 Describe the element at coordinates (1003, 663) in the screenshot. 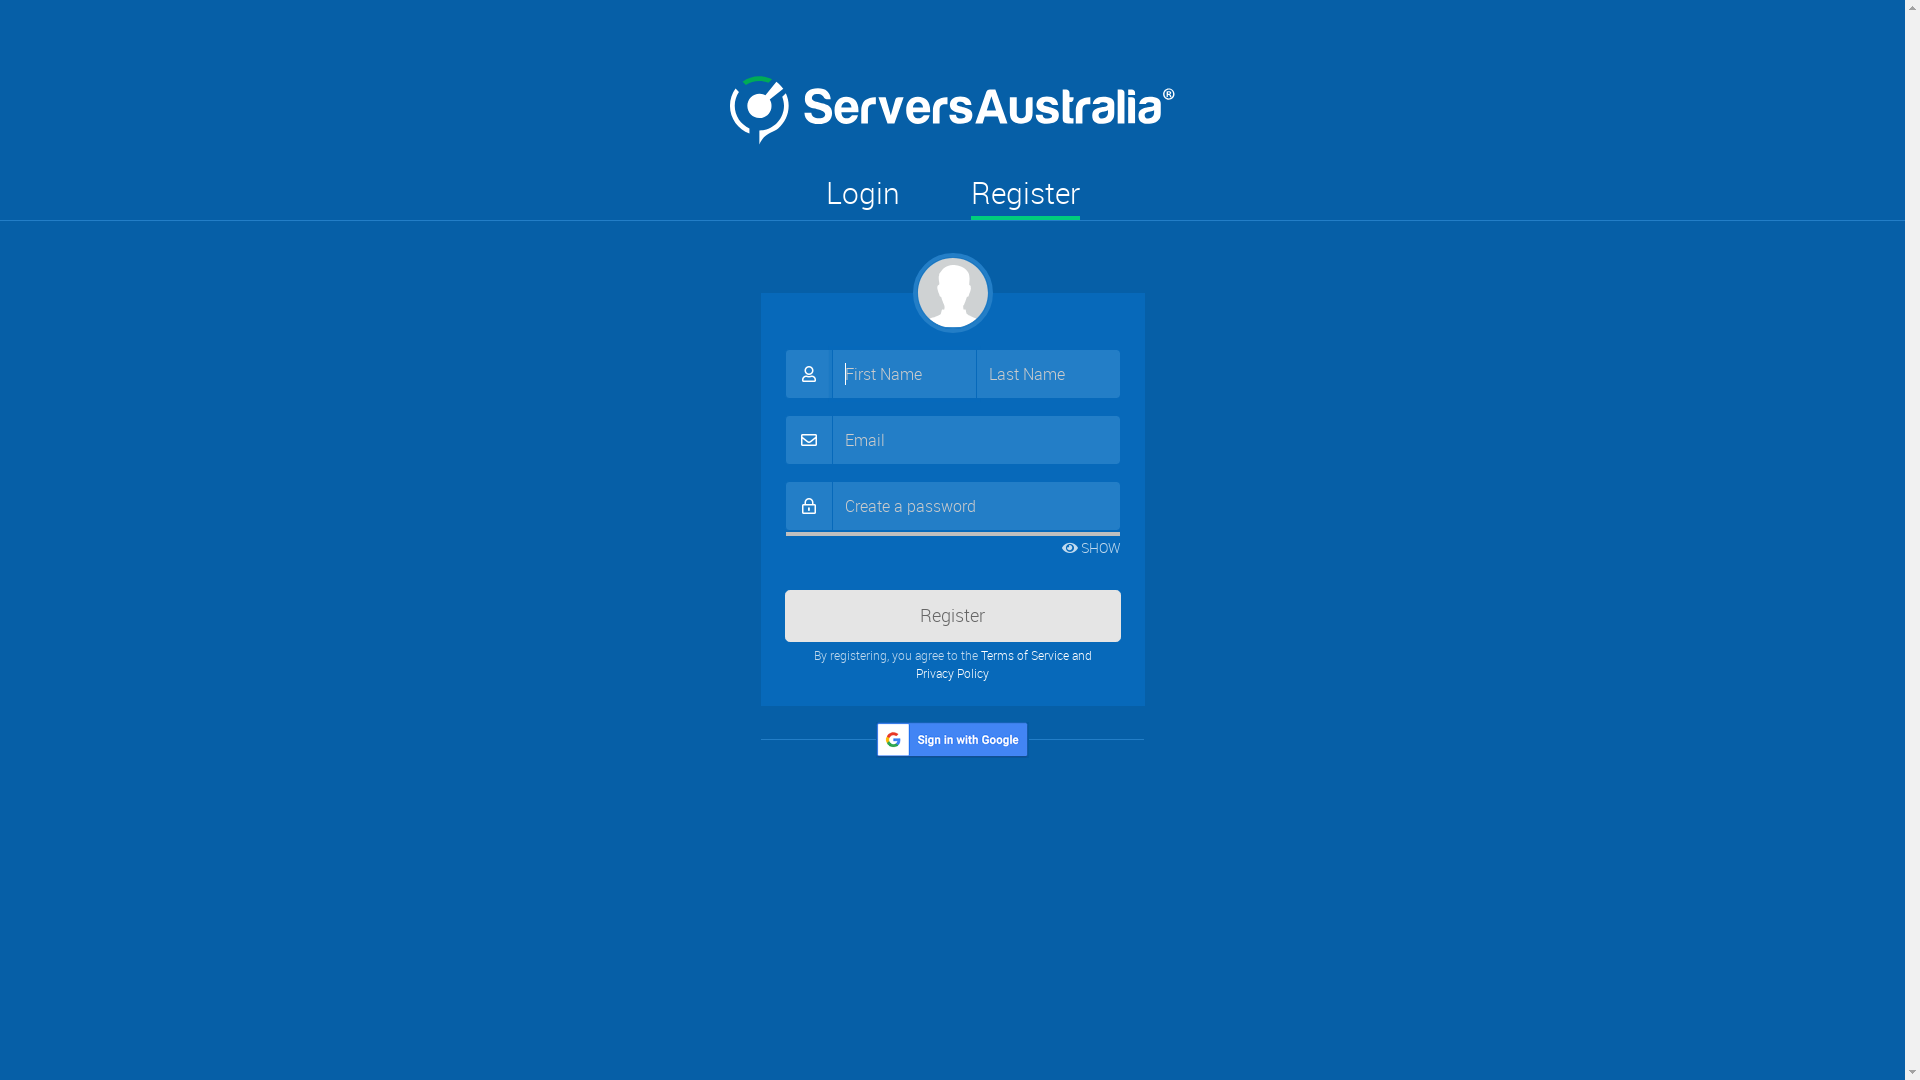

I see `'Terms of Service and Privacy Policy'` at that location.